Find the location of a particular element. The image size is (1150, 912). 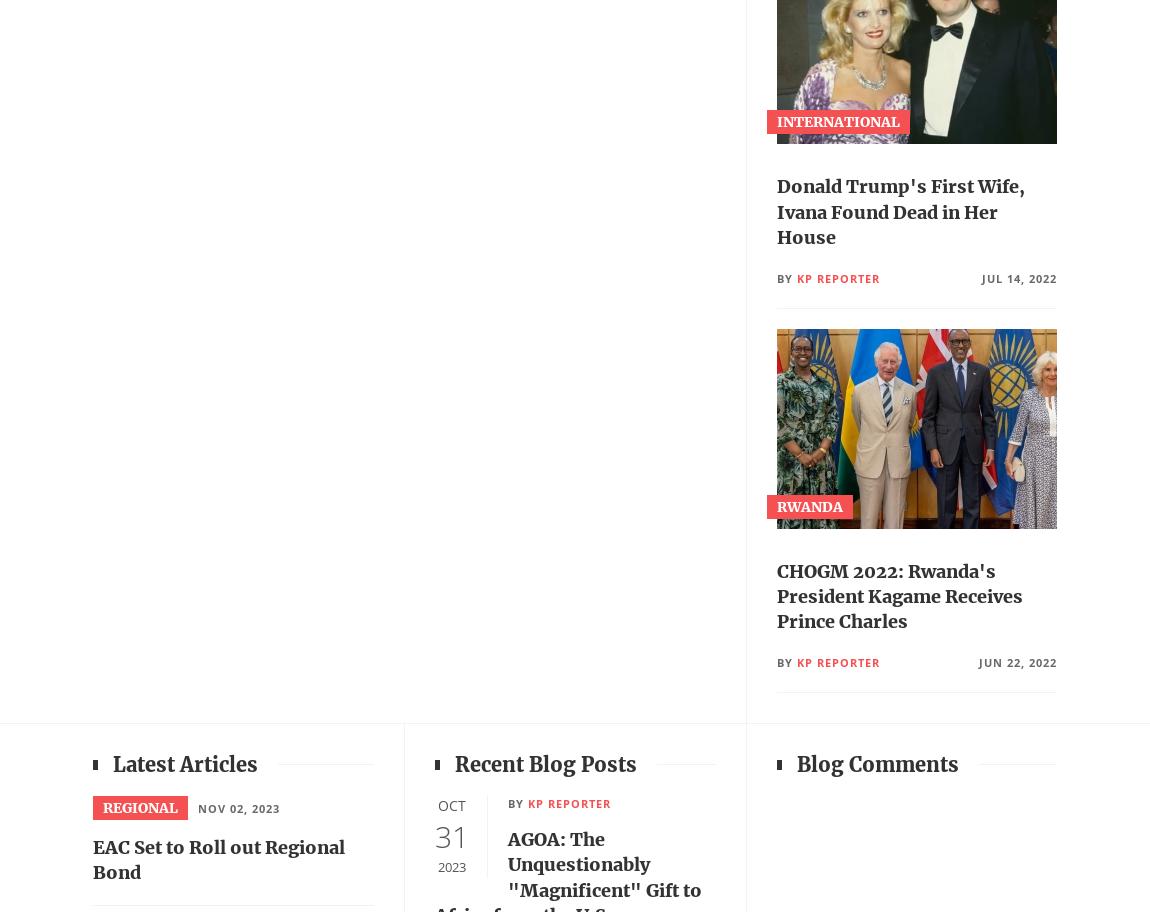

'CHOGM 2022: Rwanda's President Kagame Receives Prince Charles' is located at coordinates (898, 594).